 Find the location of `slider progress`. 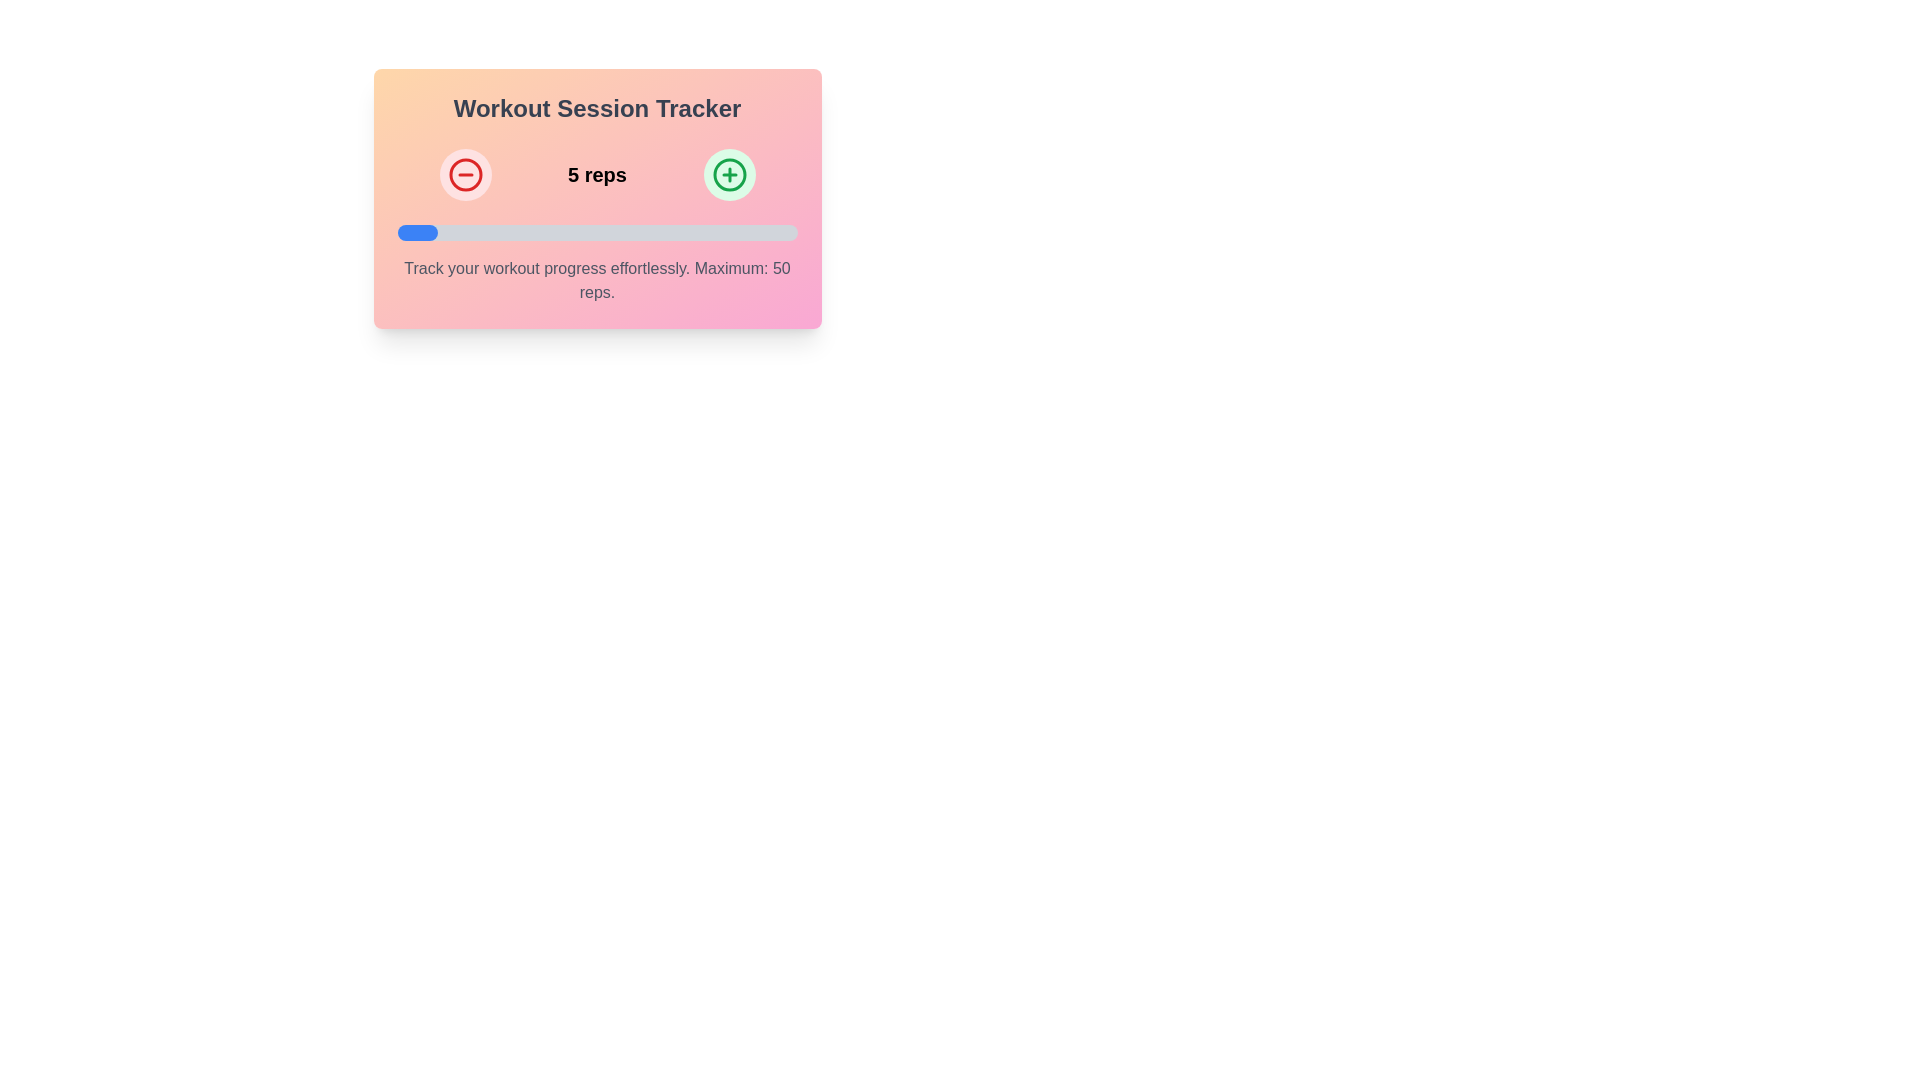

slider progress is located at coordinates (792, 231).